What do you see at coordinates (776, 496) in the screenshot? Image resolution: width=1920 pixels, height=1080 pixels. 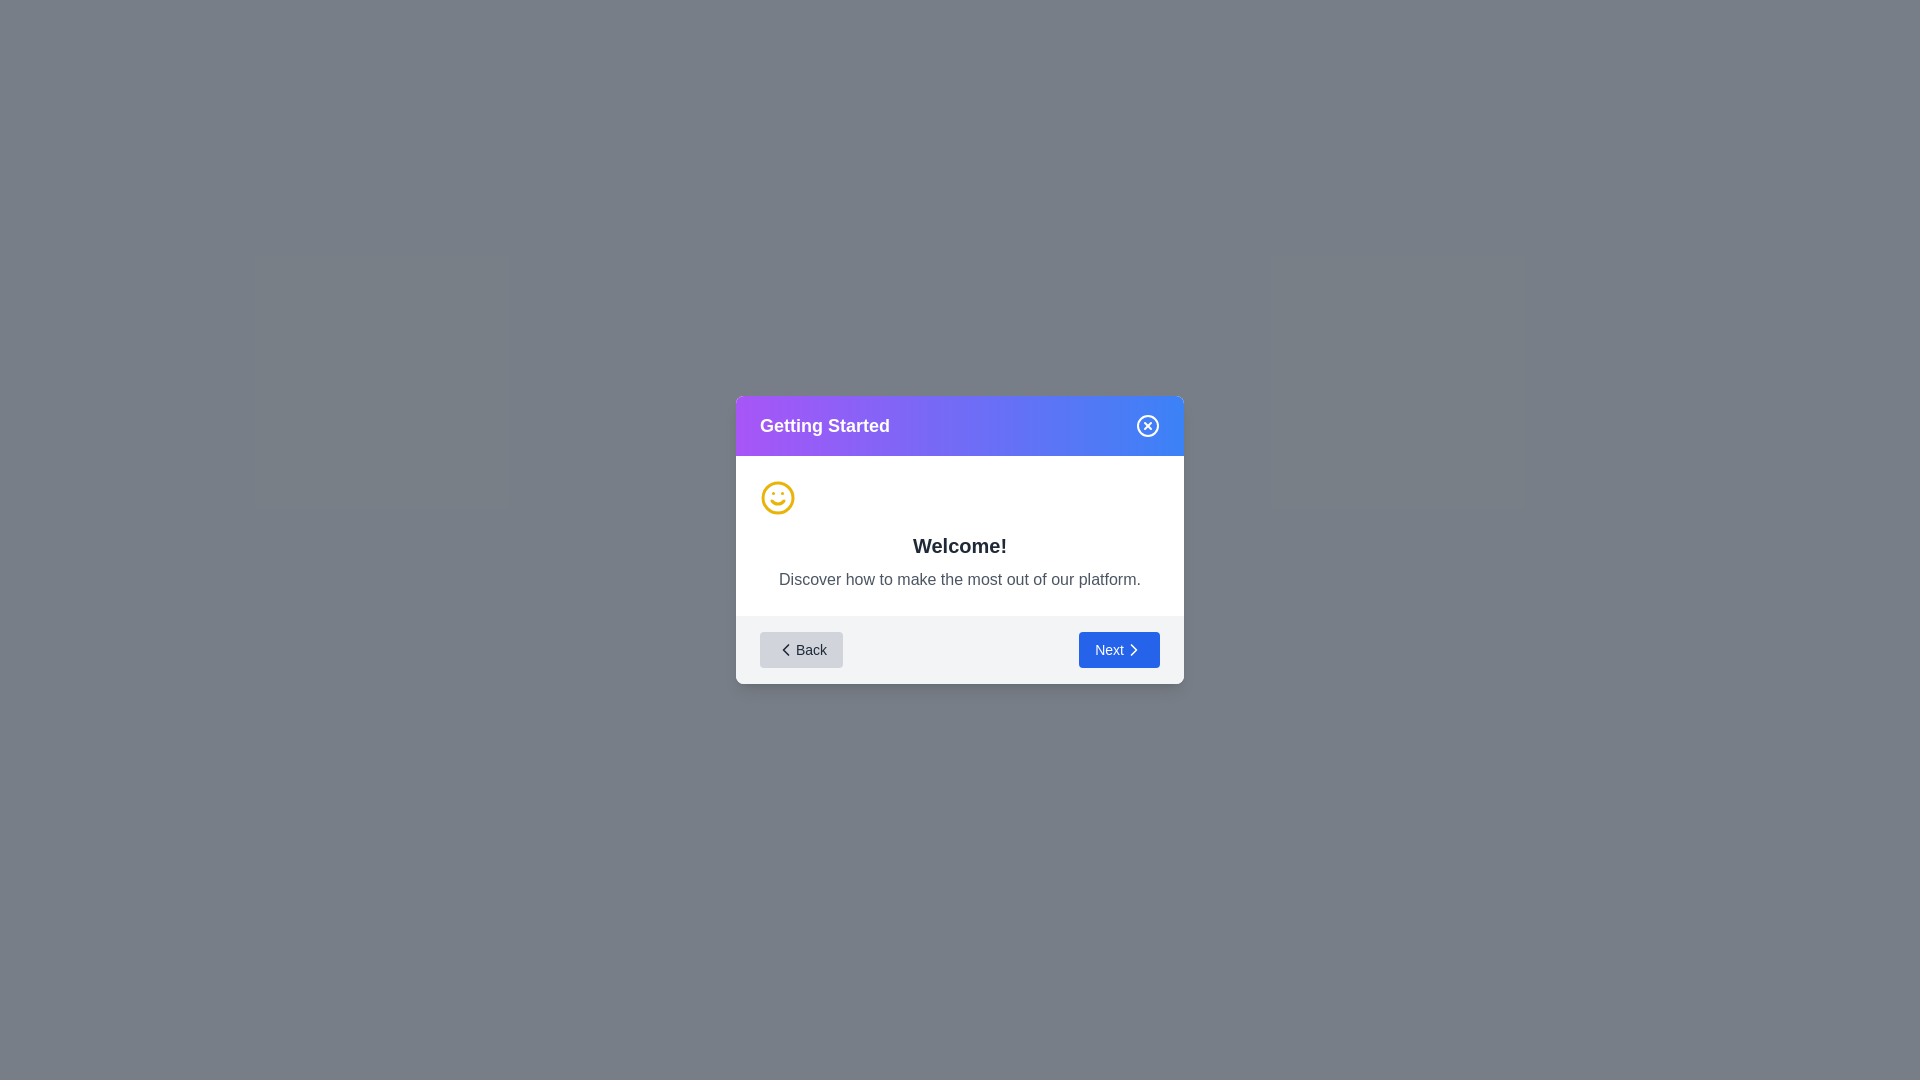 I see `the circular smiling face icon with a yellow outline, located in the top-left area of the modal dialog above the 'Welcome!' header` at bounding box center [776, 496].